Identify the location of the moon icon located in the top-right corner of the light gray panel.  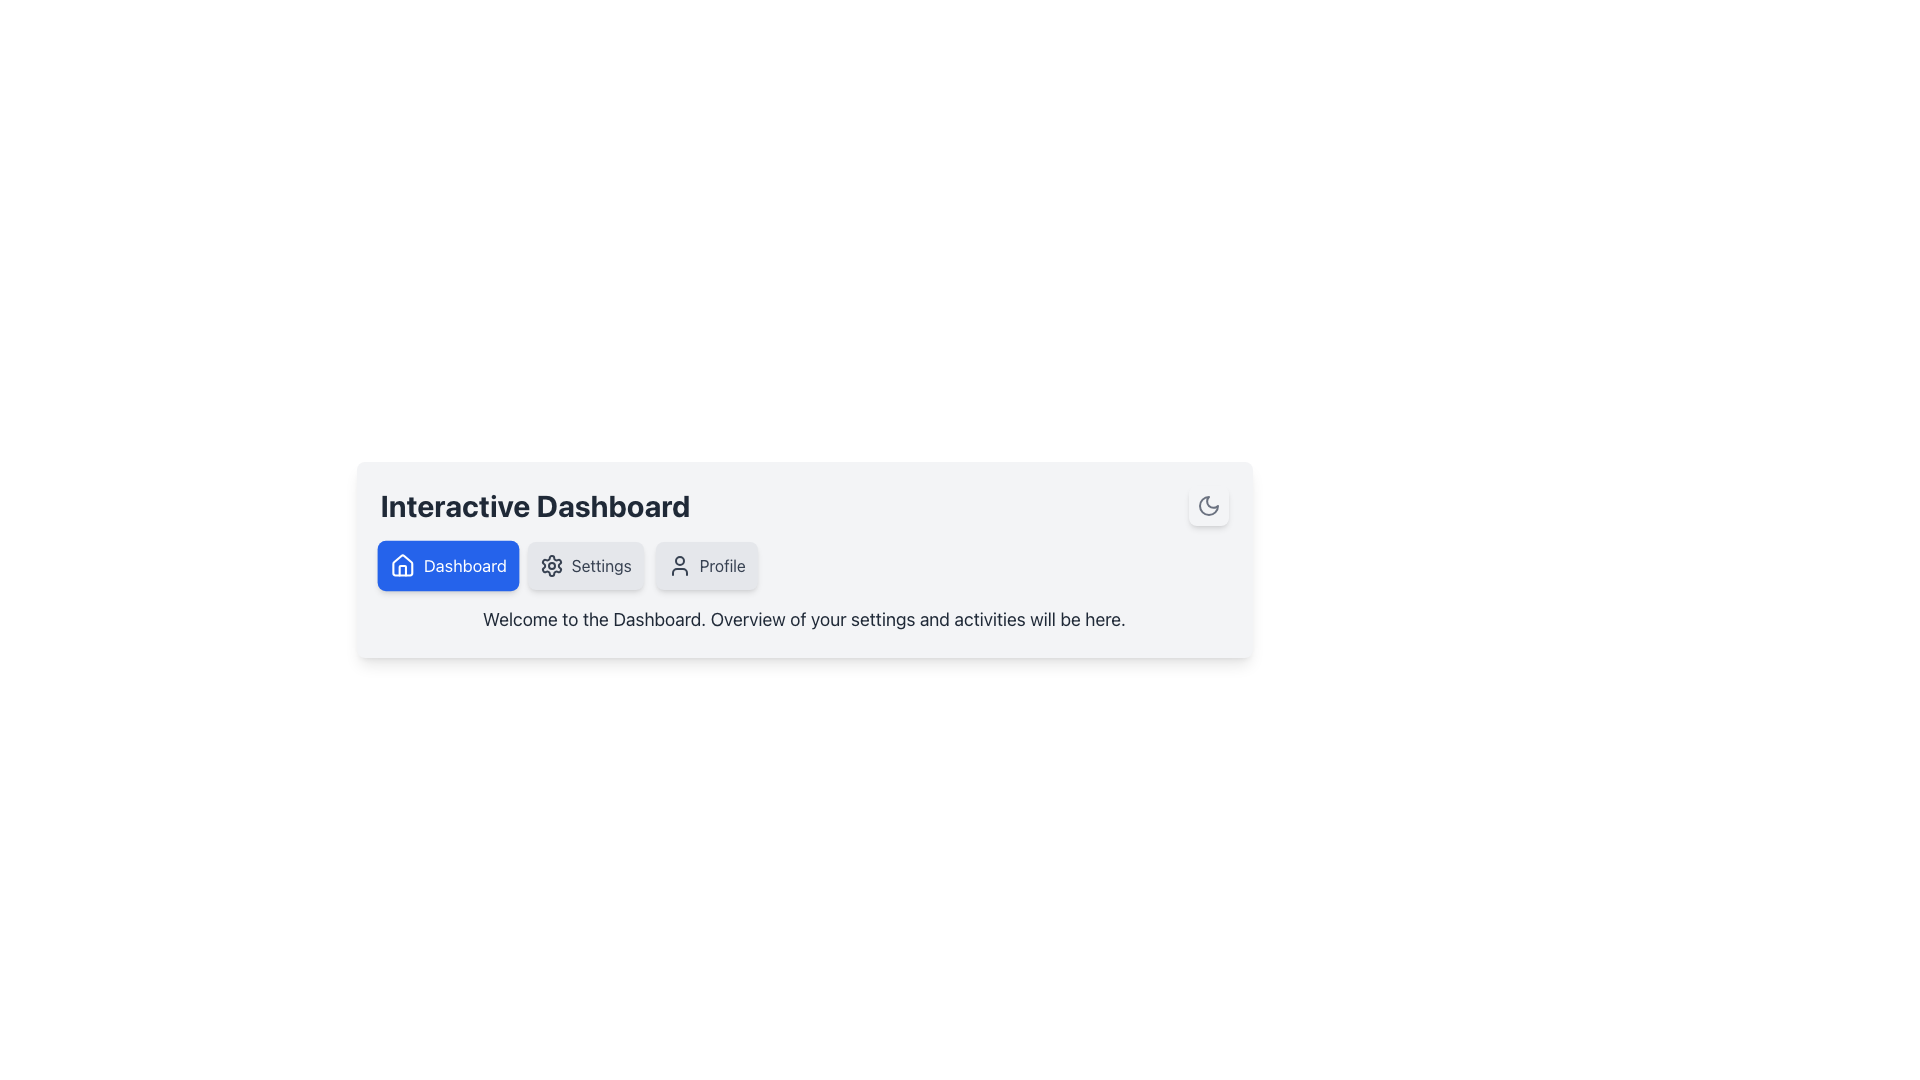
(1207, 504).